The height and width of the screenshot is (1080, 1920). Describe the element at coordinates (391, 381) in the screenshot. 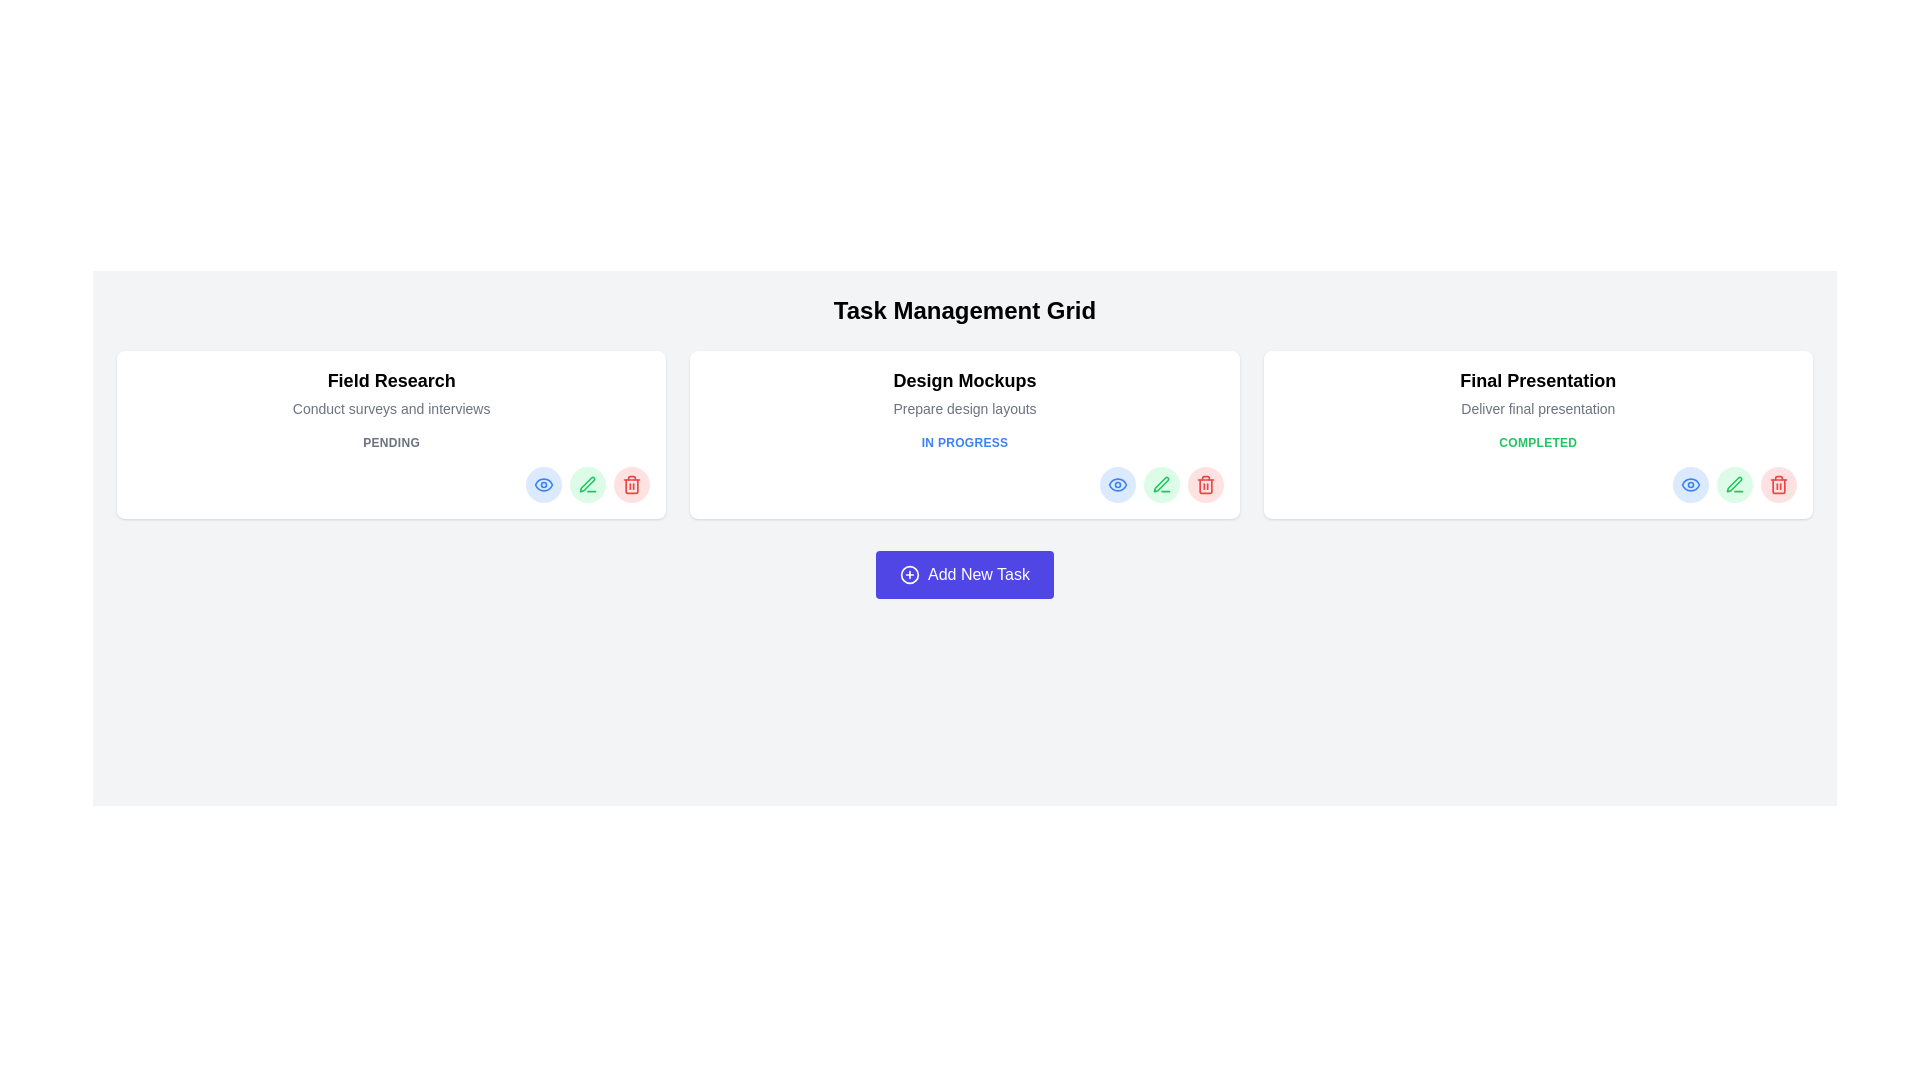

I see `the 'Field Research' text label, which is prominently displayed in bold font at the top of the leftmost card in the task grid` at that location.